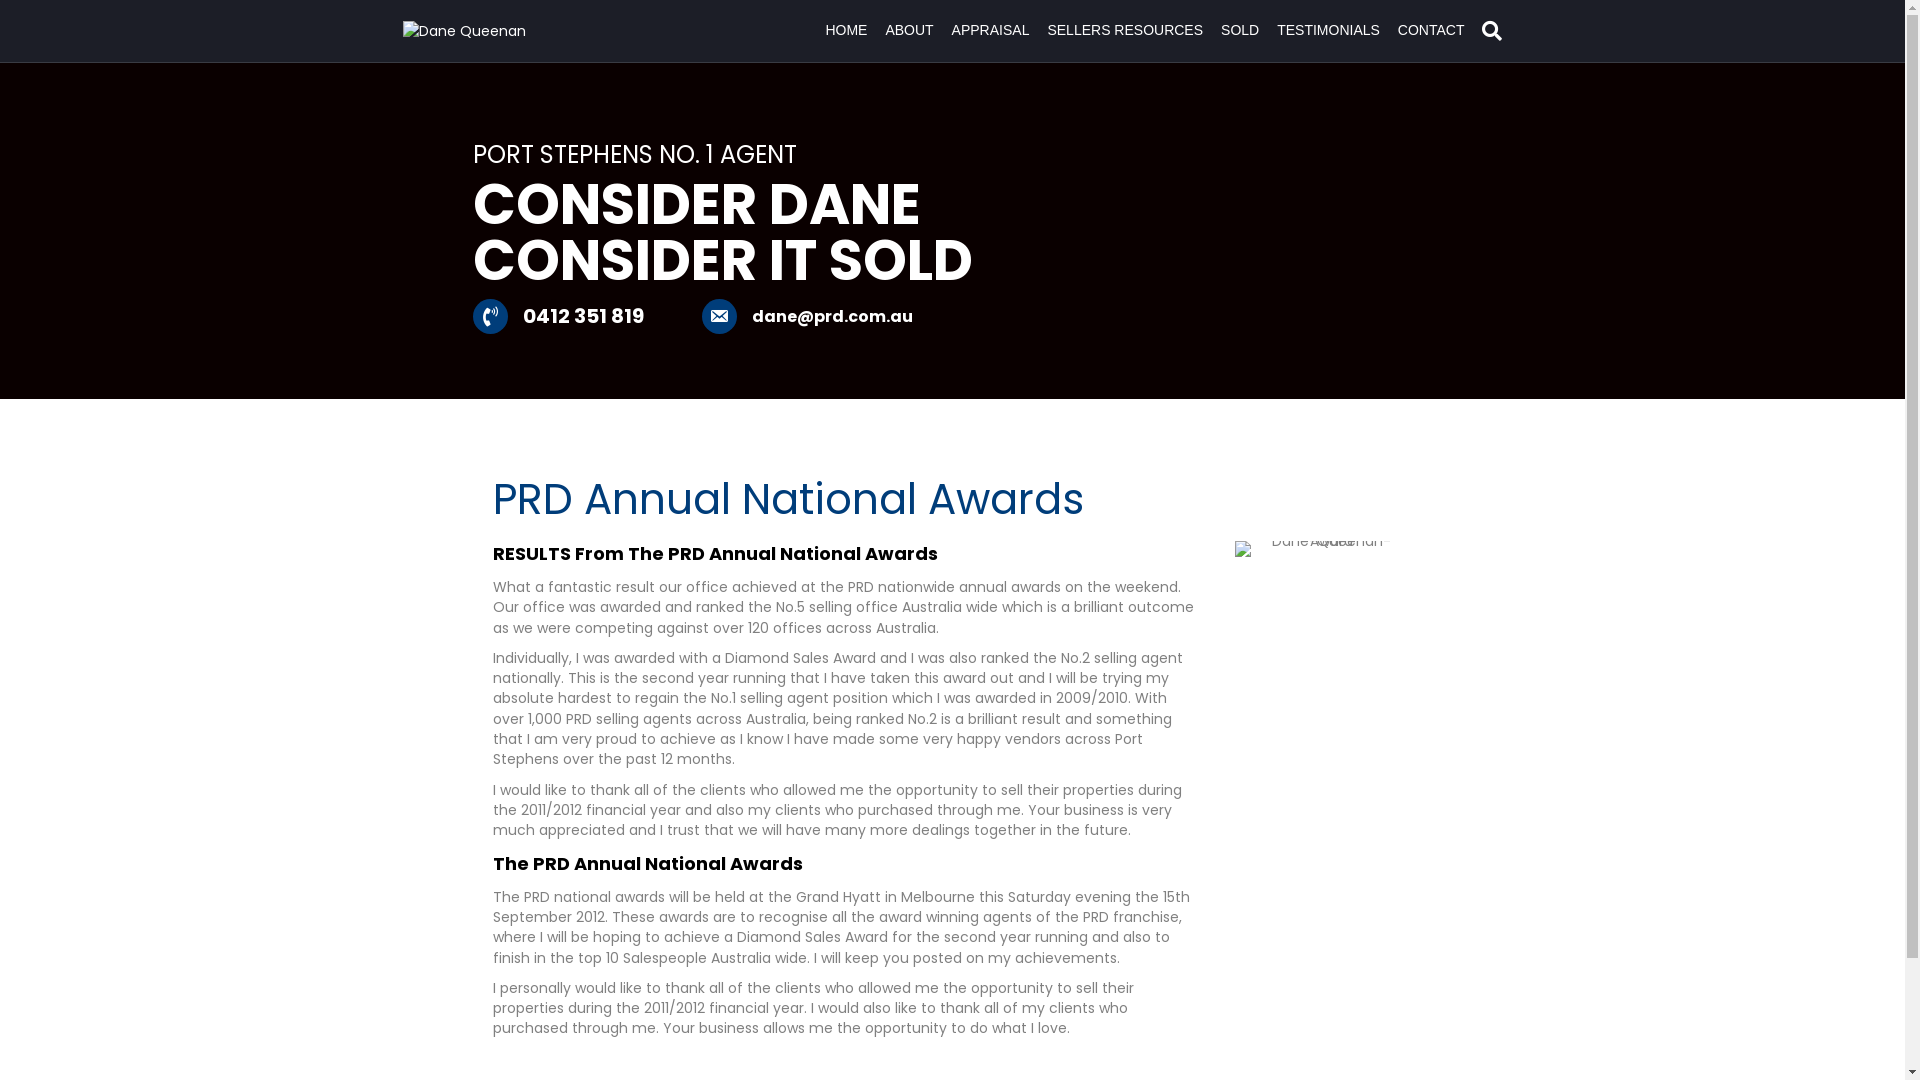 The image size is (1920, 1080). I want to click on 'SELLERS RESOURCES', so click(1037, 30).